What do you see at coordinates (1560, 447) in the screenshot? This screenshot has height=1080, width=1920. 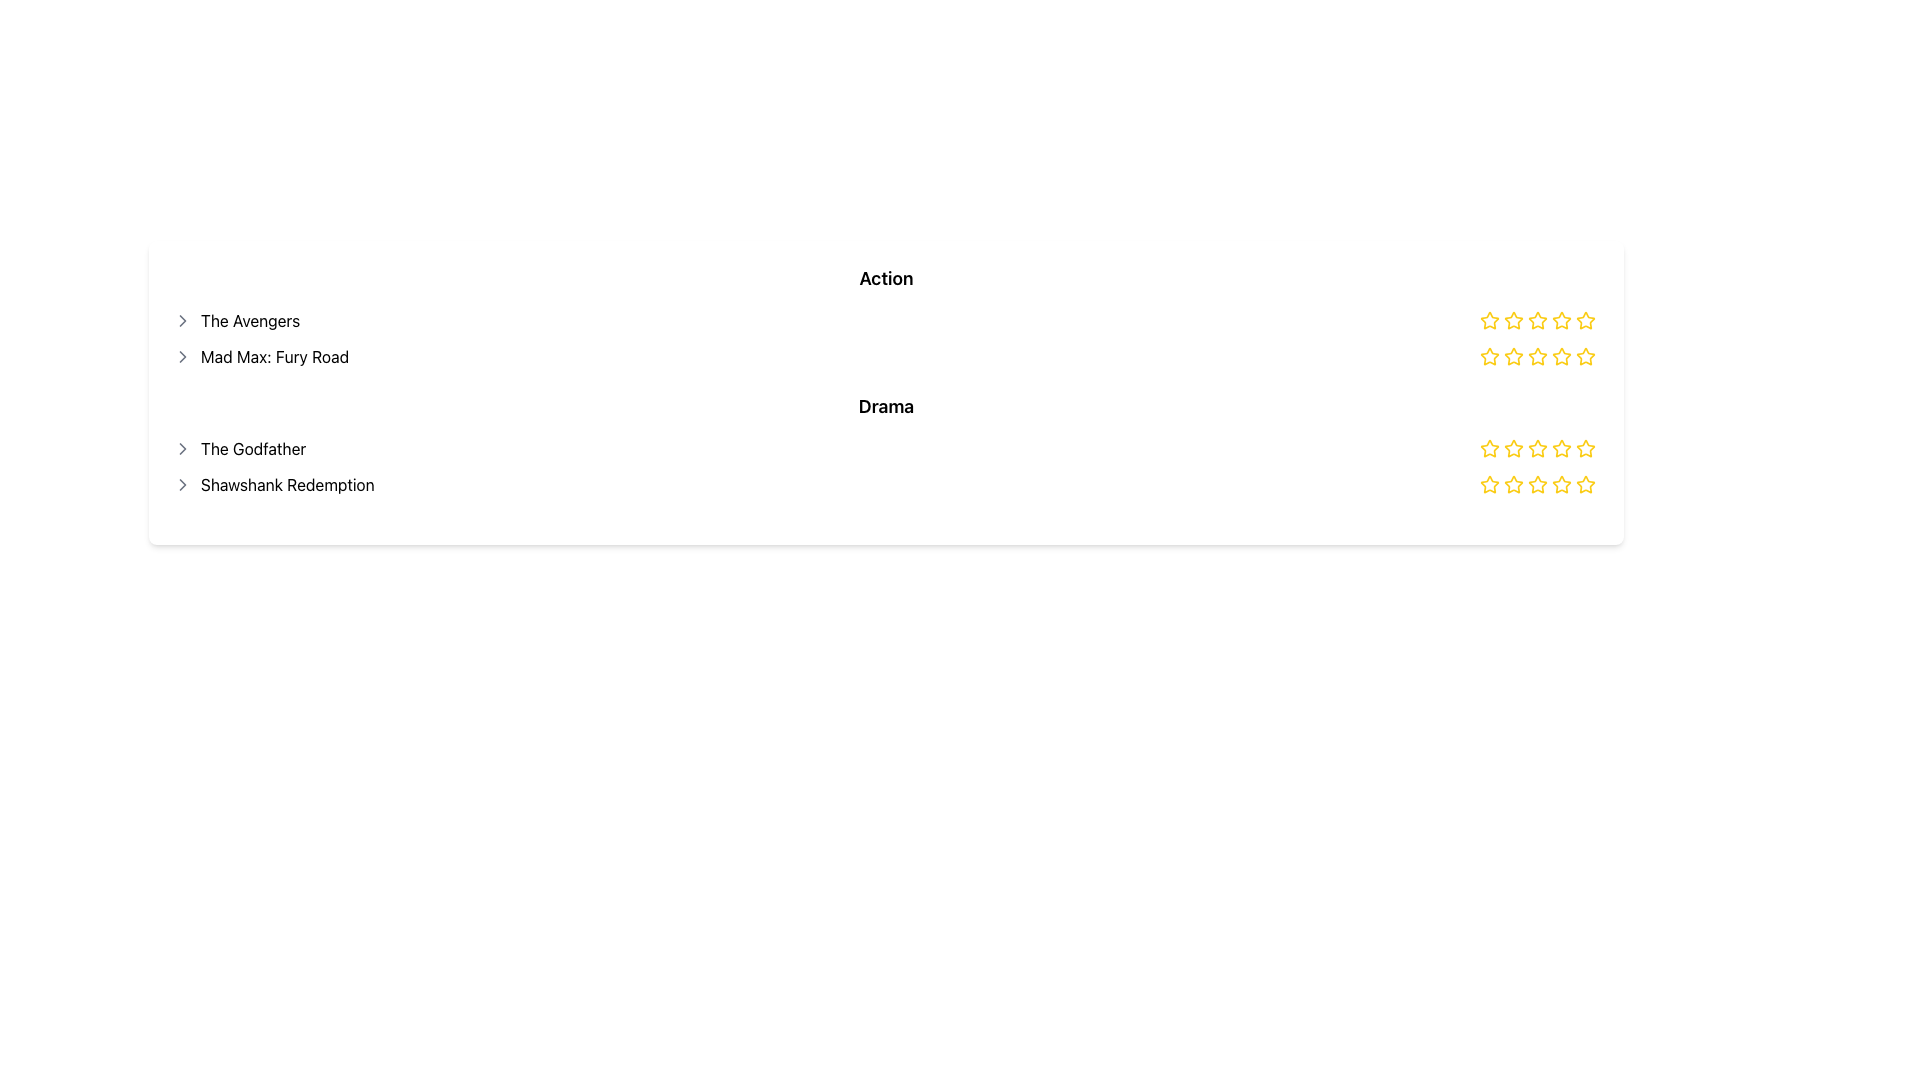 I see `the 5th star icon on the right side of the interface to rate the movie with 5 stars` at bounding box center [1560, 447].